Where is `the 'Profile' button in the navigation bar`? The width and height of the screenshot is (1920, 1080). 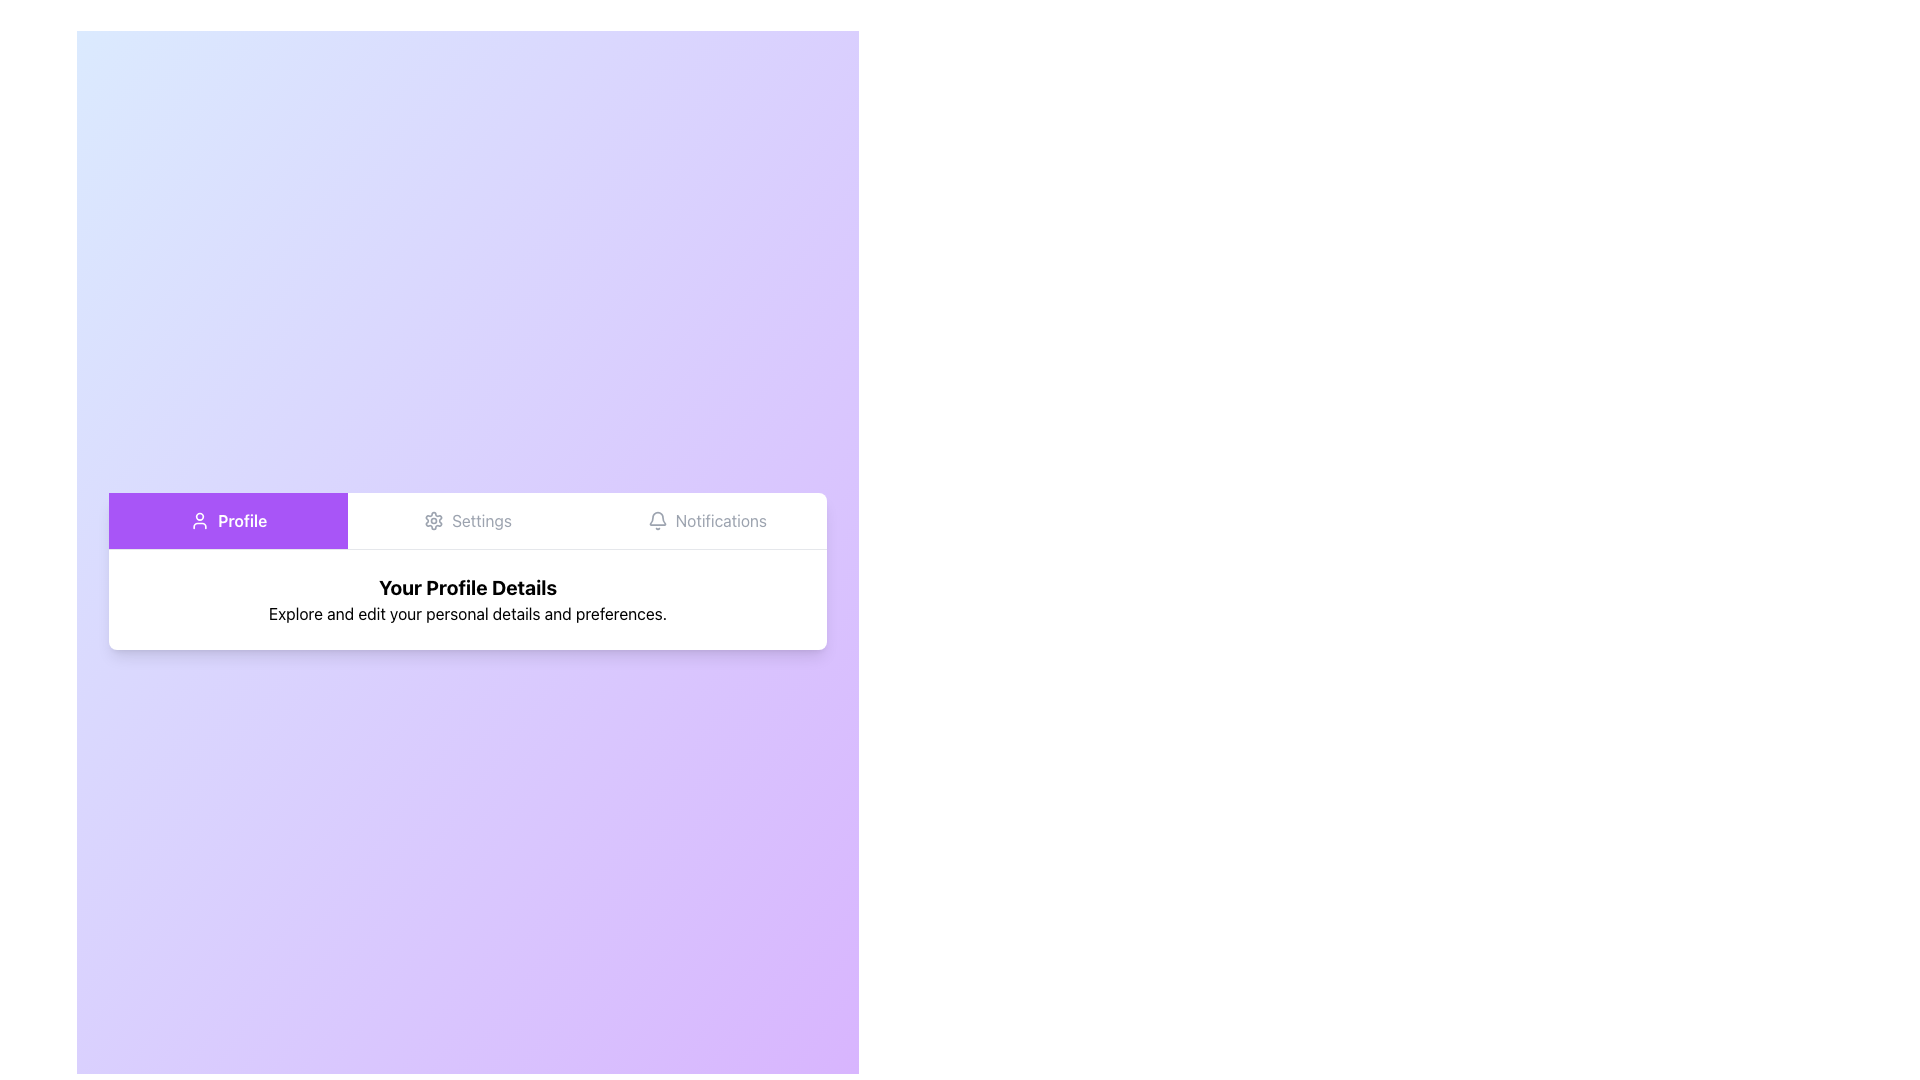 the 'Profile' button in the navigation bar is located at coordinates (228, 519).